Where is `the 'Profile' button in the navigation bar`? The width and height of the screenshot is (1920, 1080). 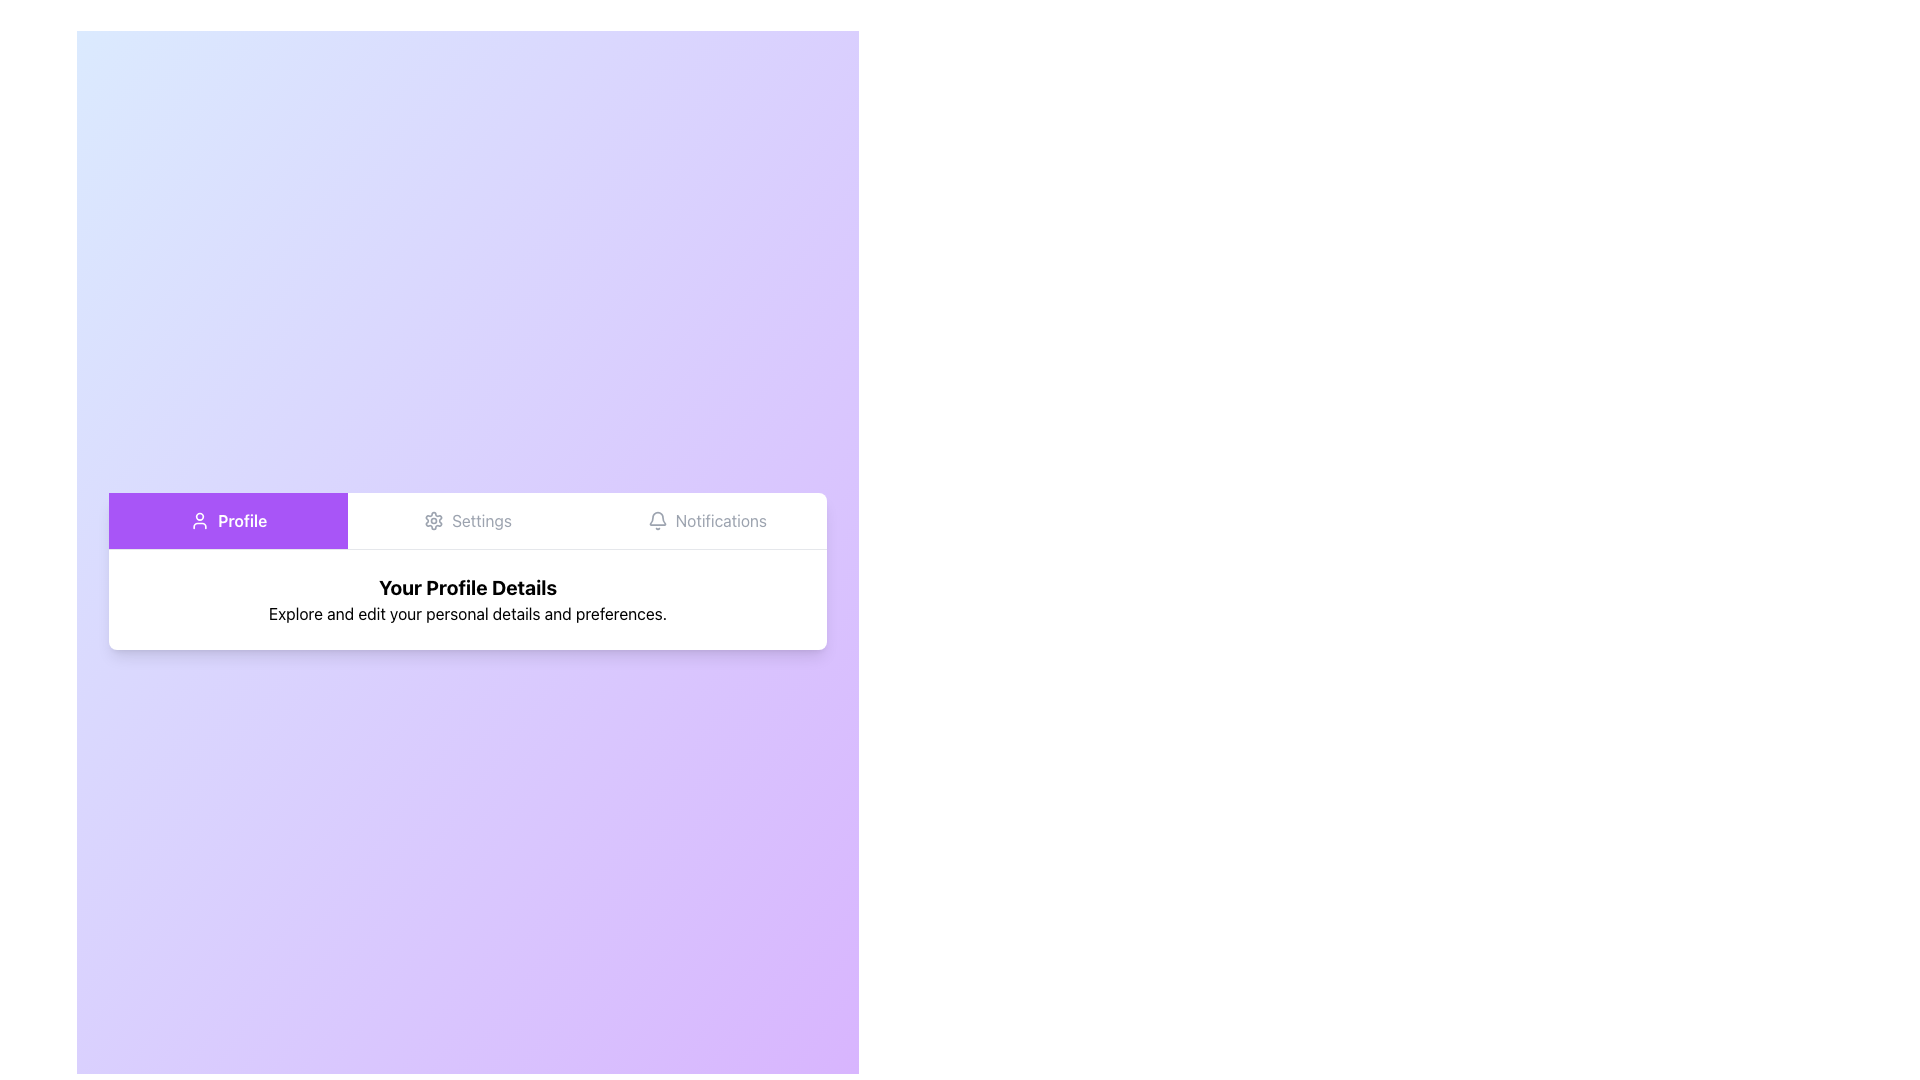 the 'Profile' button in the navigation bar is located at coordinates (228, 519).